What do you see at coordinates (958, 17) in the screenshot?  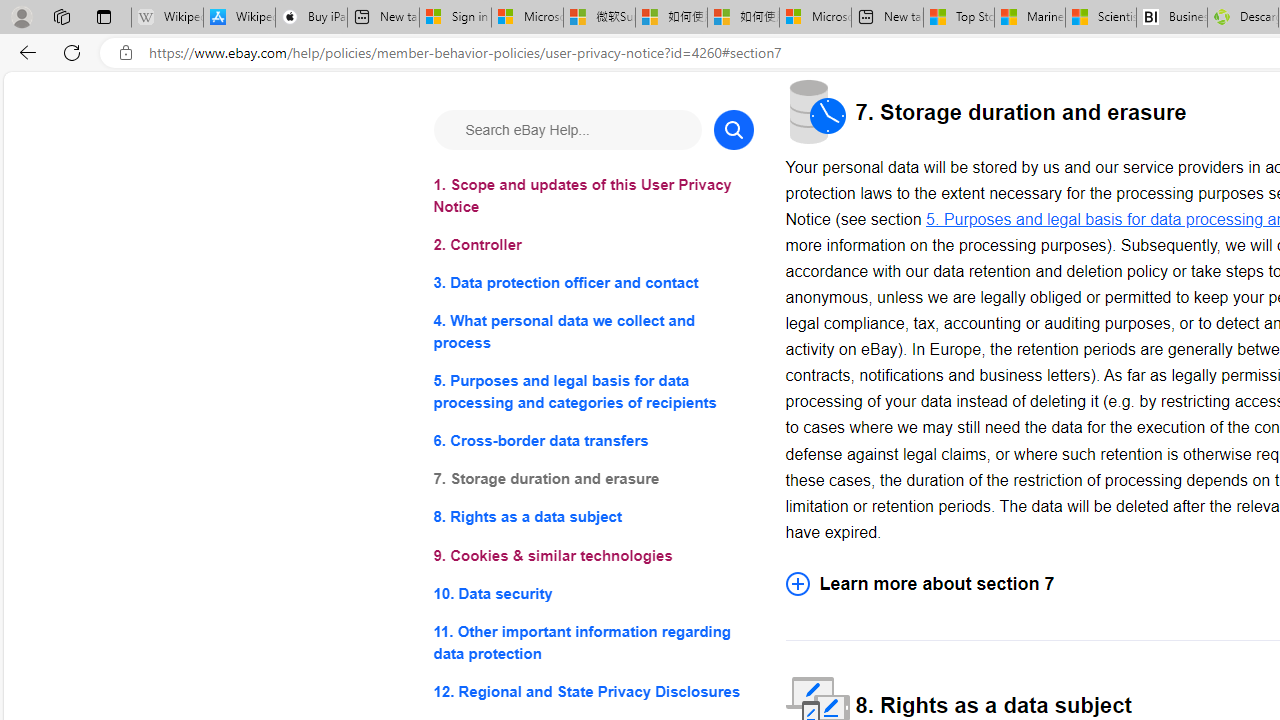 I see `'Top Stories - MSN'` at bounding box center [958, 17].